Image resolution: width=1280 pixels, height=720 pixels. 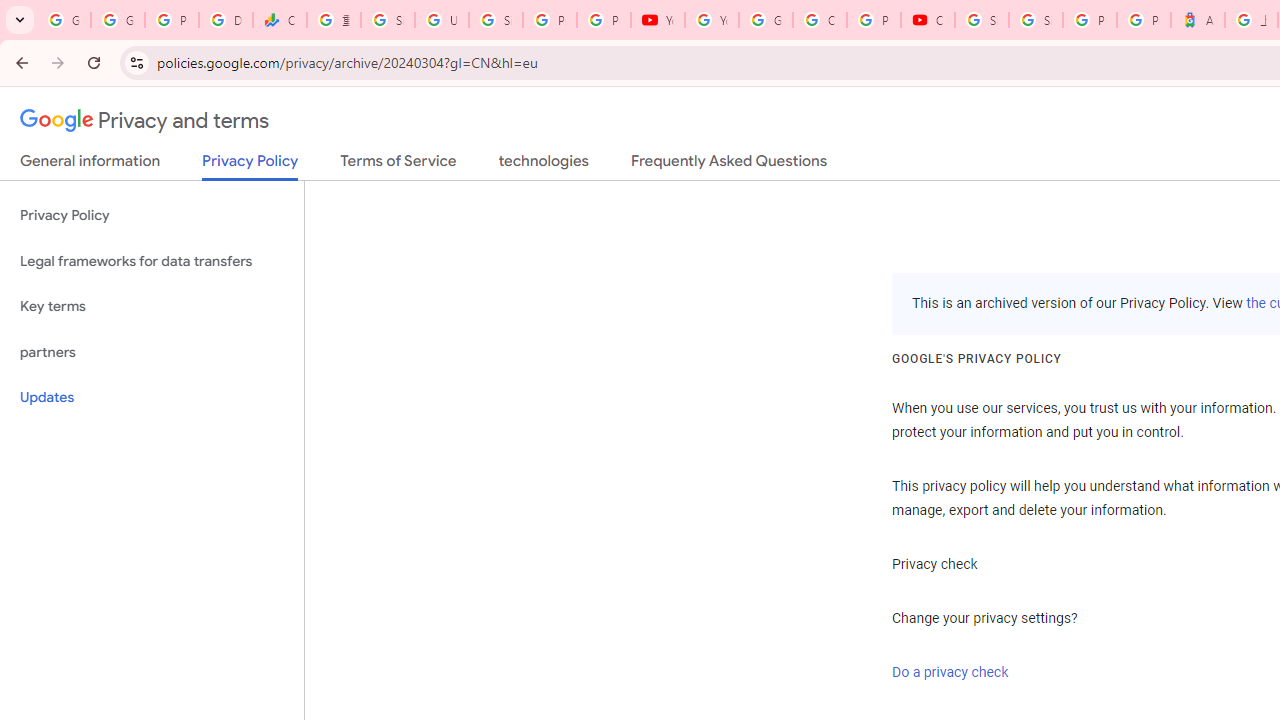 I want to click on 'Create your Google Account', so click(x=819, y=20).